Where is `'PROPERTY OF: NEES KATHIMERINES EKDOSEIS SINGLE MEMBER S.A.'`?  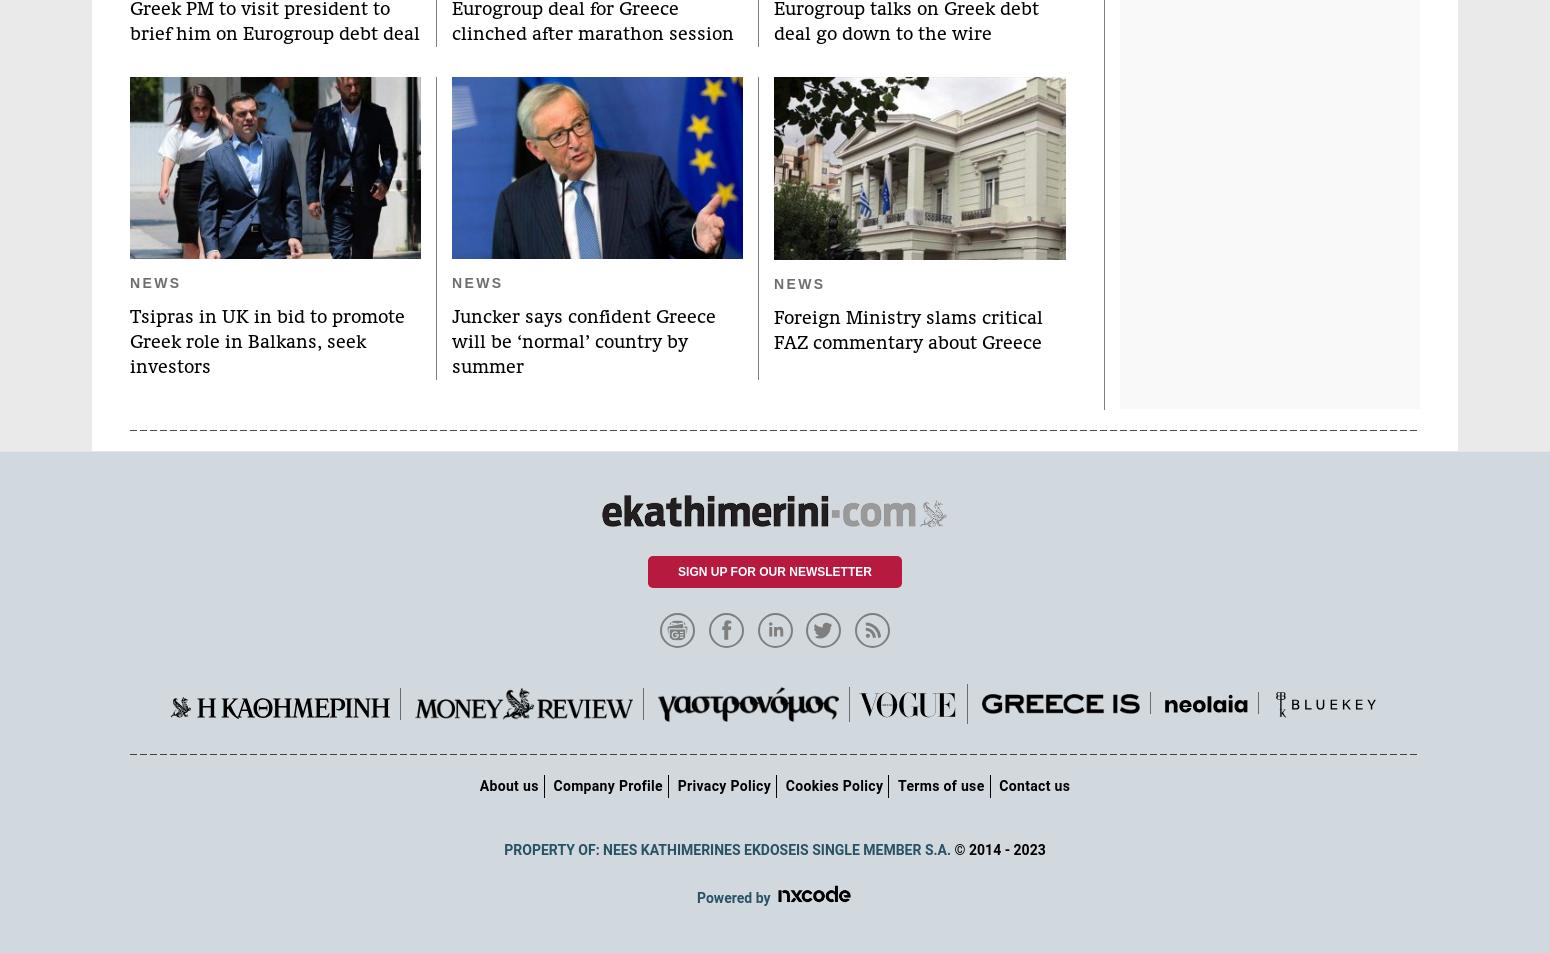
'PROPERTY OF: NEES KATHIMERINES EKDOSEIS SINGLE MEMBER S.A.' is located at coordinates (727, 849).